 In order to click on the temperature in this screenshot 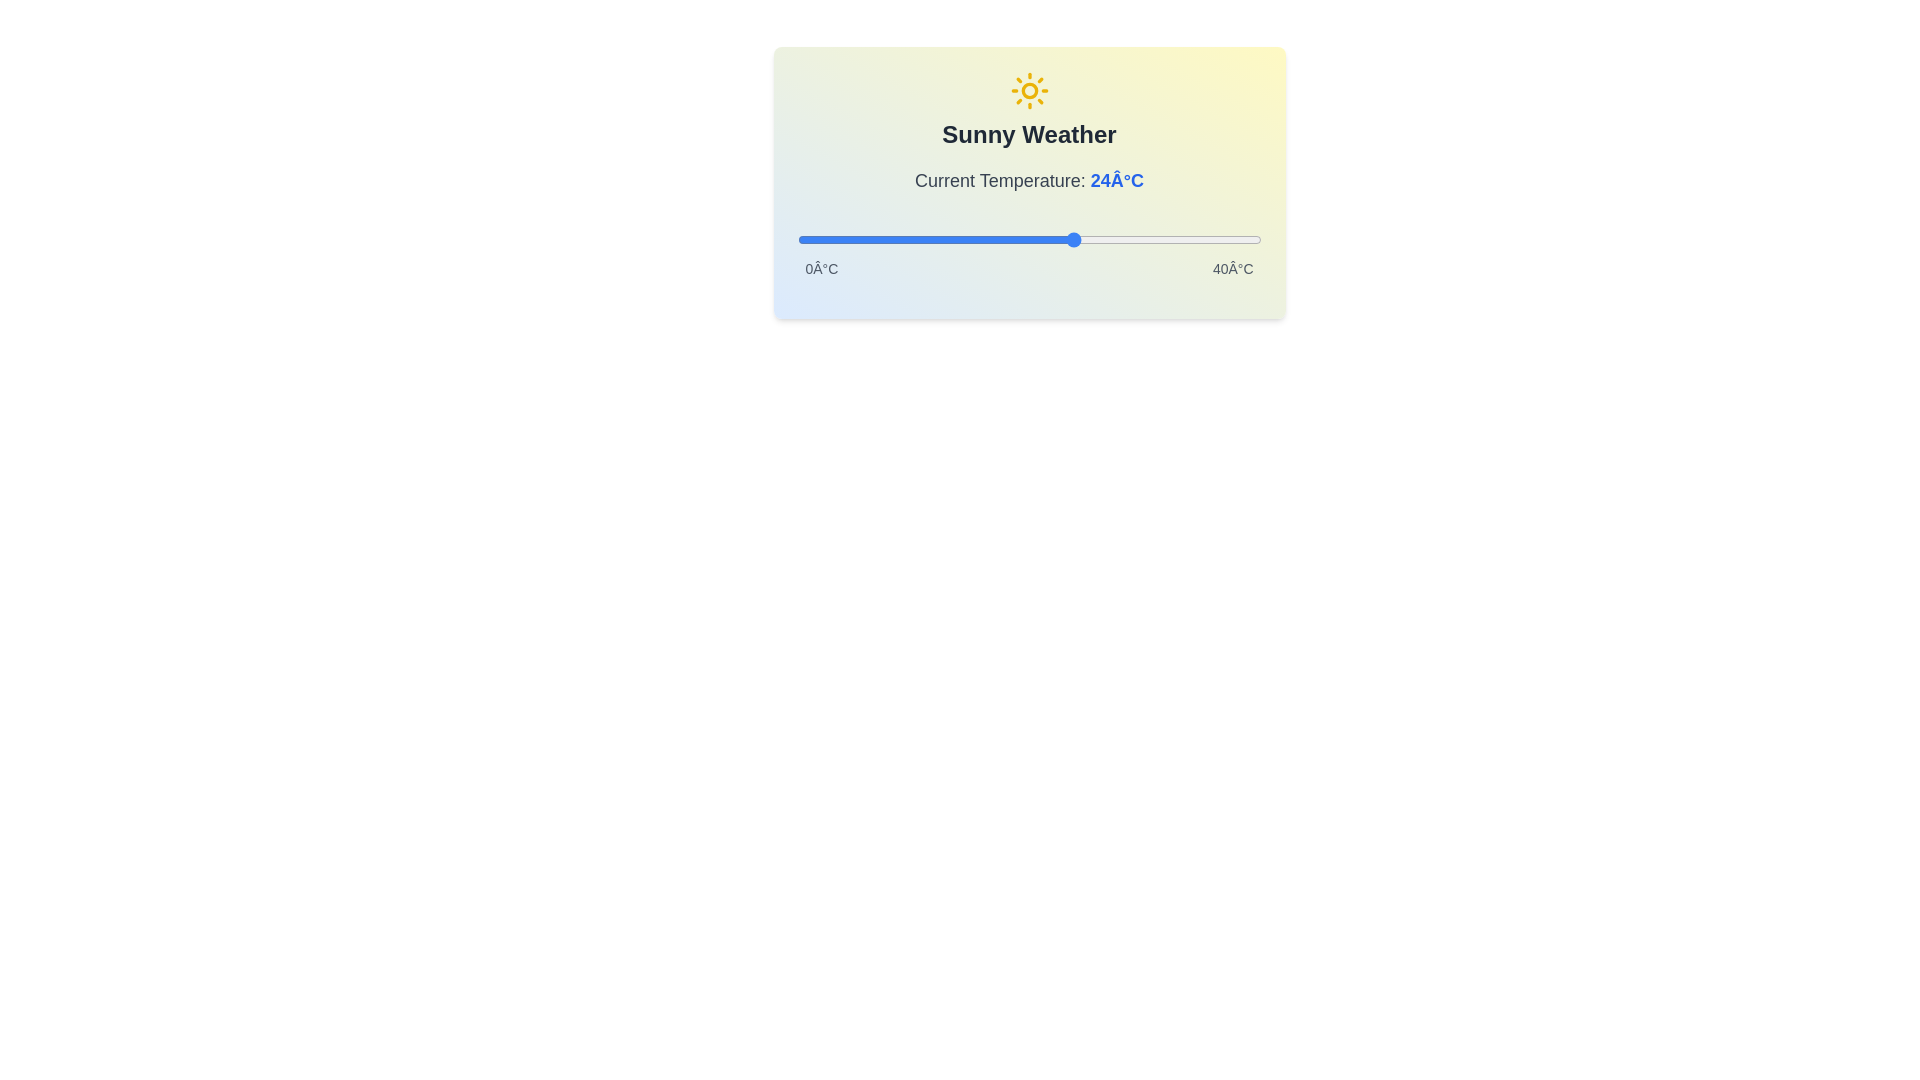, I will do `click(958, 238)`.